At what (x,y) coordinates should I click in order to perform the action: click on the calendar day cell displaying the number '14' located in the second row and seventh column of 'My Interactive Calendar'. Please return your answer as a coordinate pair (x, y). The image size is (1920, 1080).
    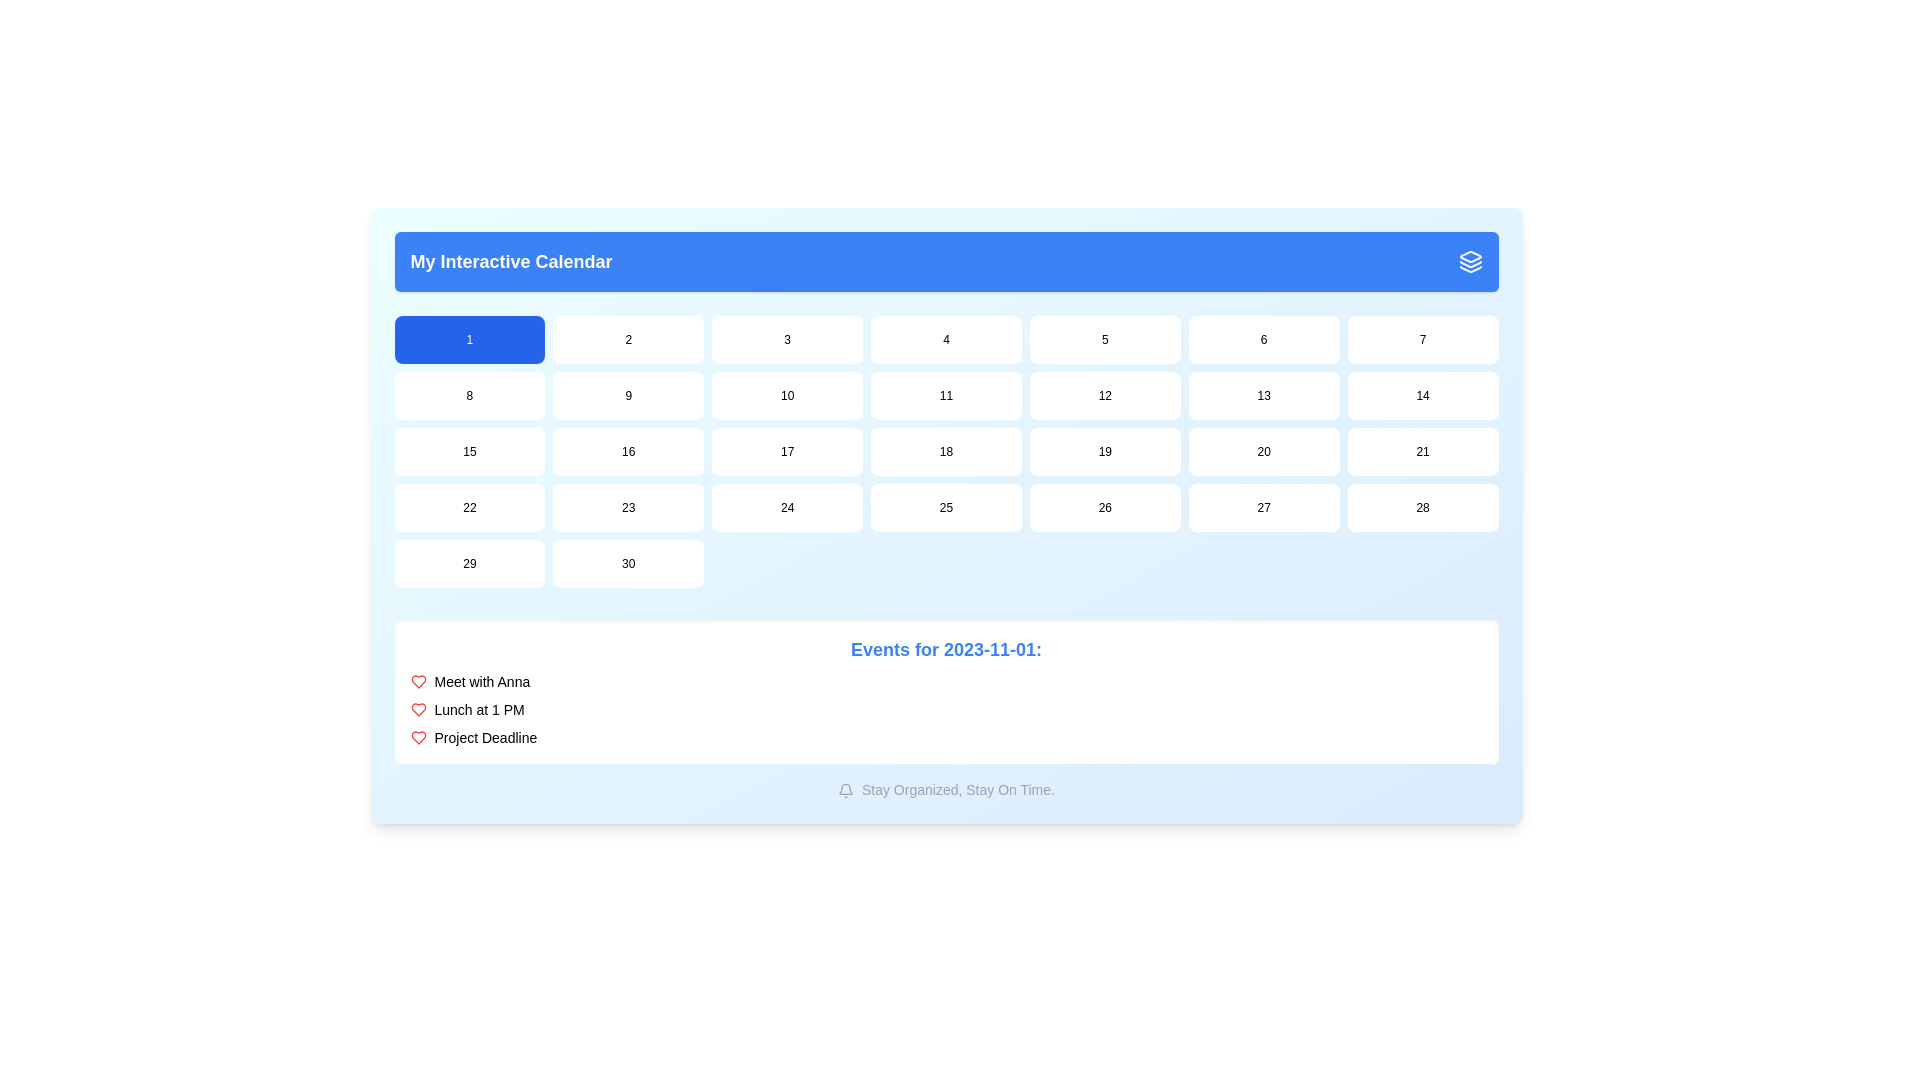
    Looking at the image, I should click on (1422, 396).